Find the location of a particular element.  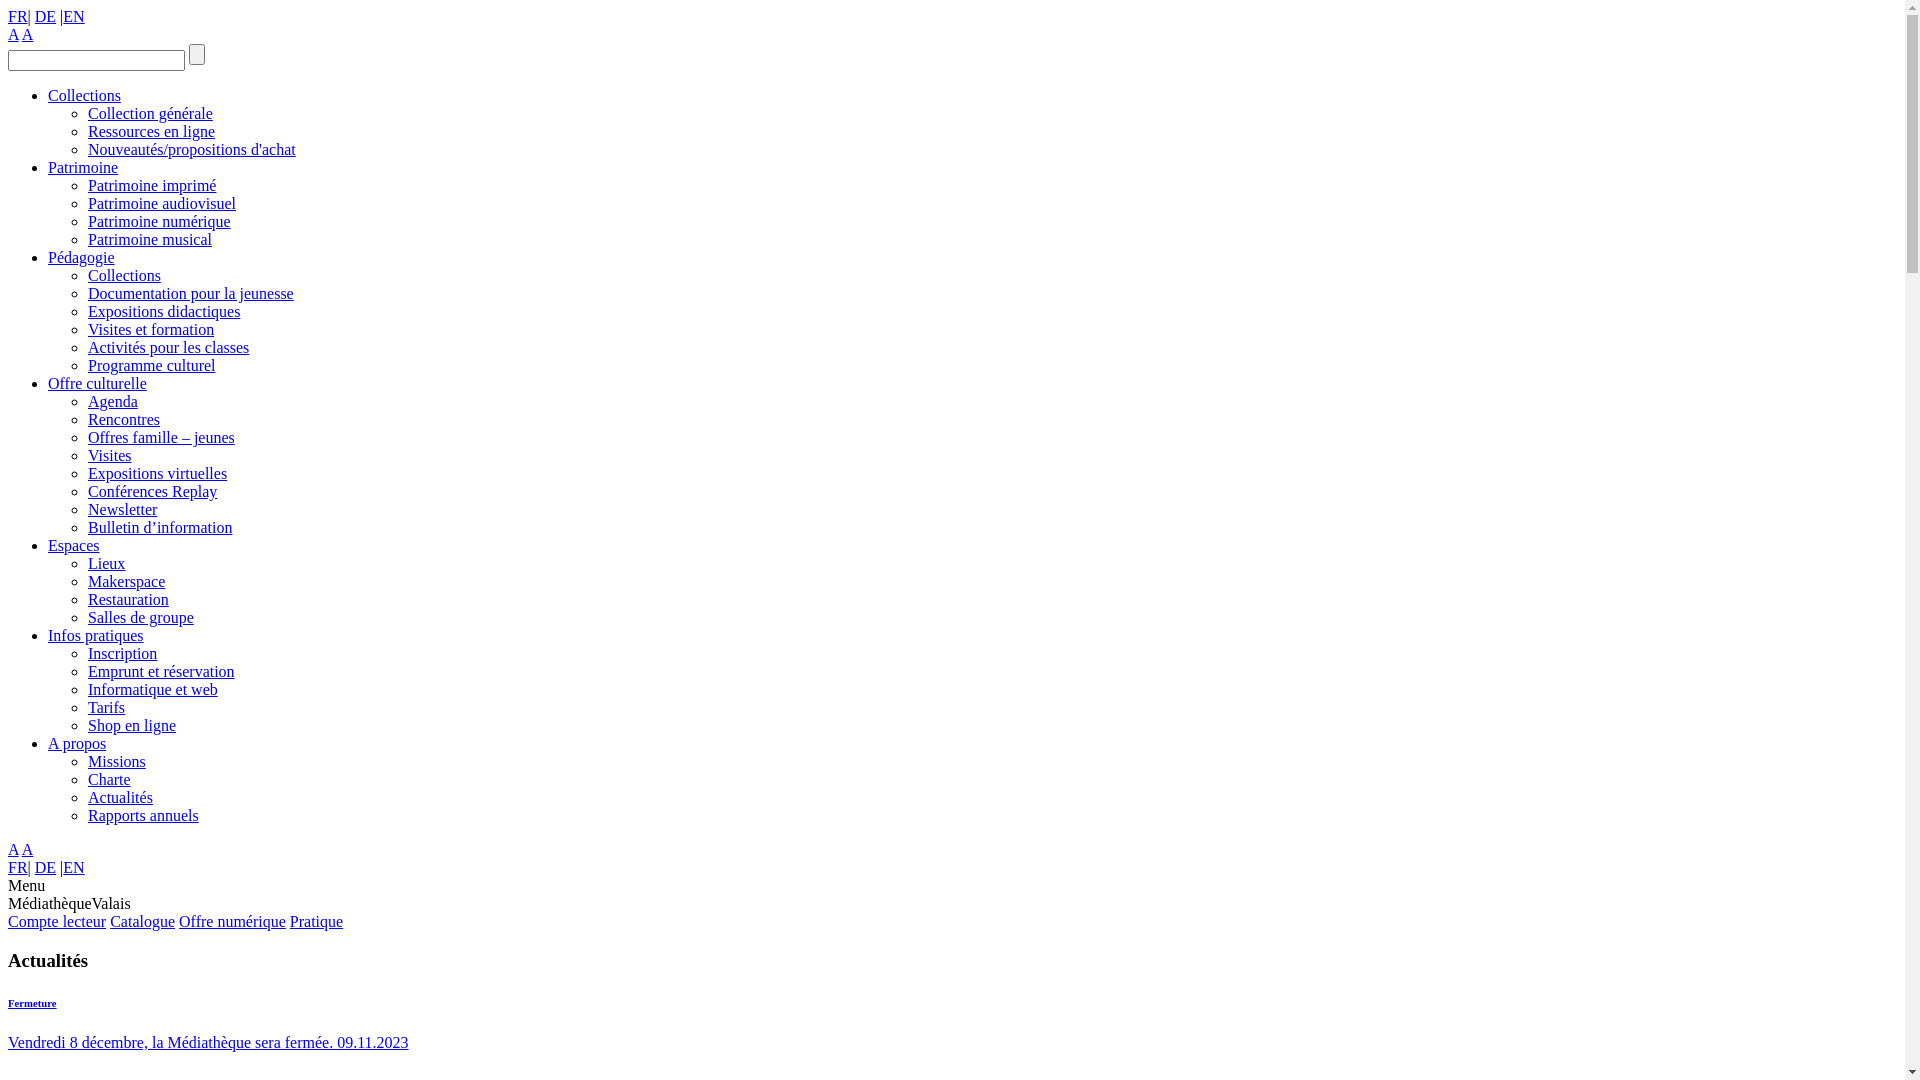

'EN' is located at coordinates (62, 866).